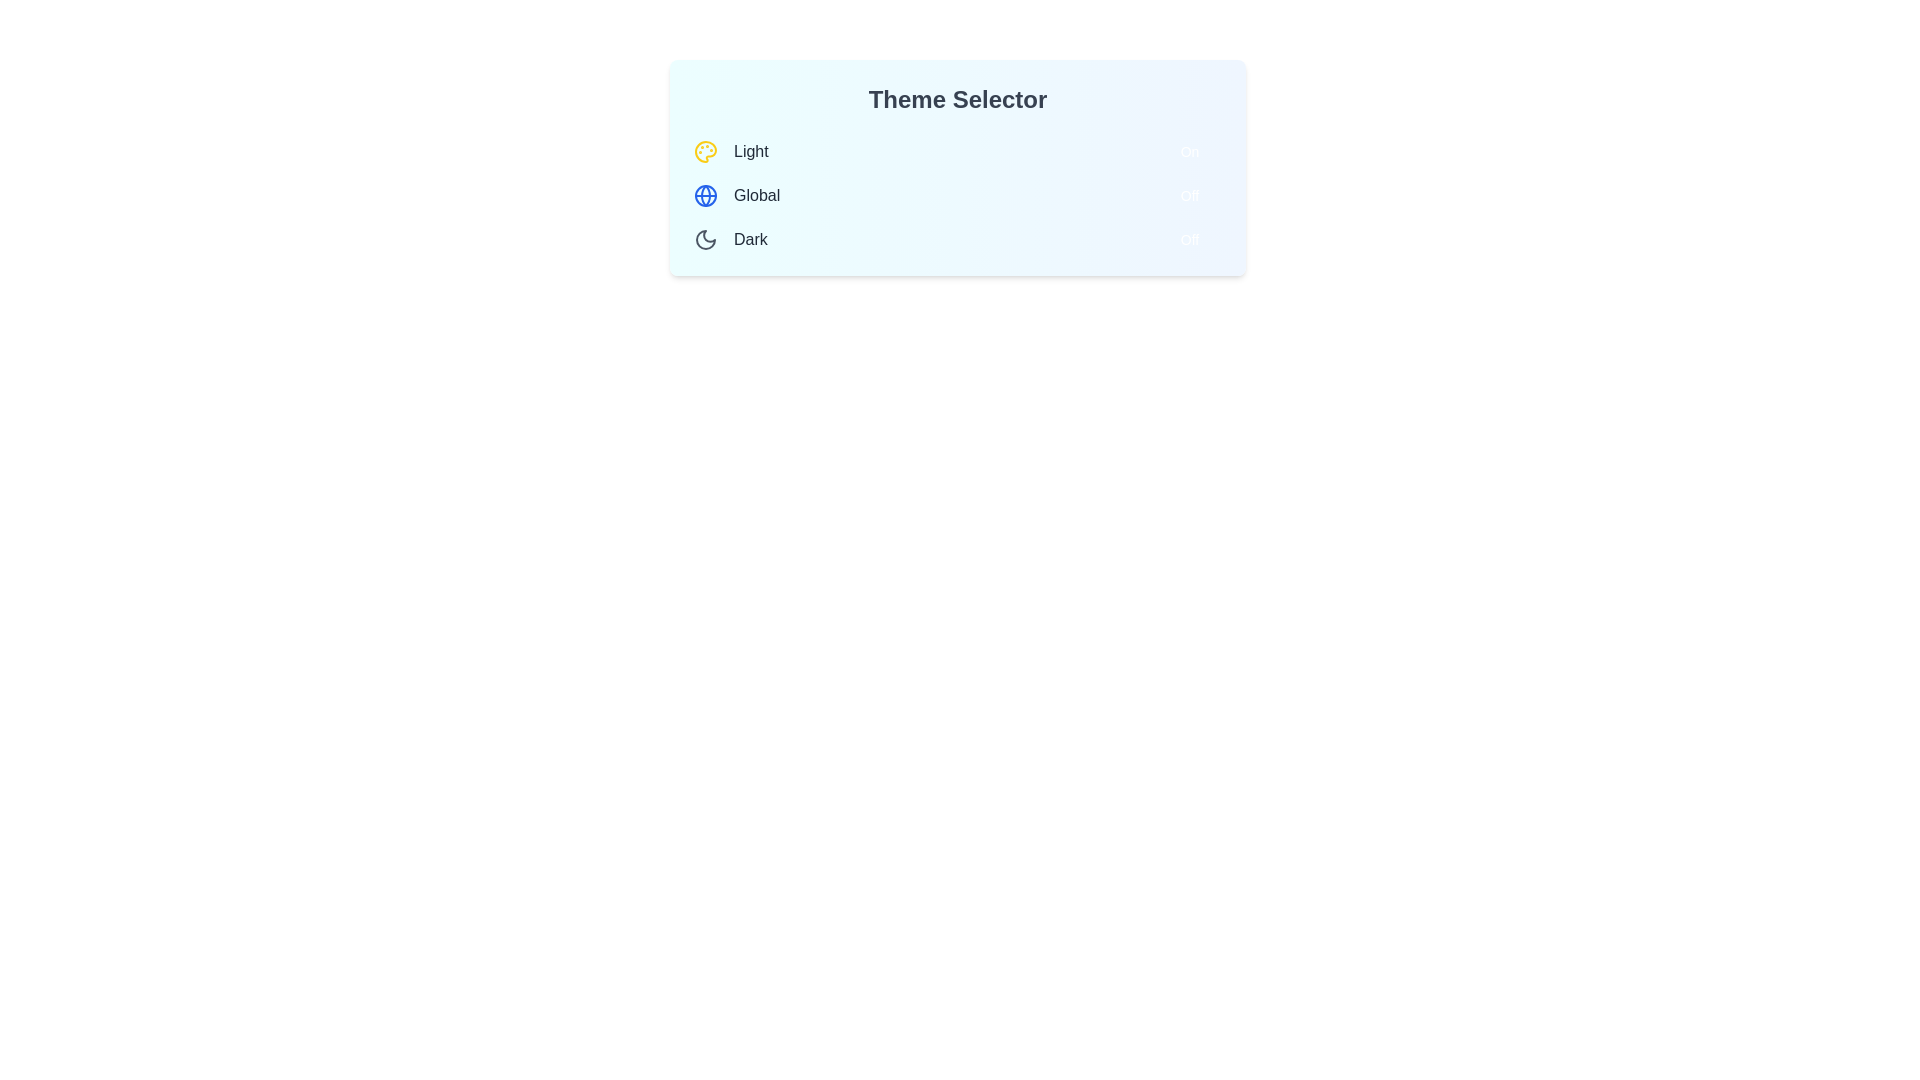 This screenshot has height=1080, width=1920. I want to click on the icon of the theme Dark to view it, so click(705, 238).